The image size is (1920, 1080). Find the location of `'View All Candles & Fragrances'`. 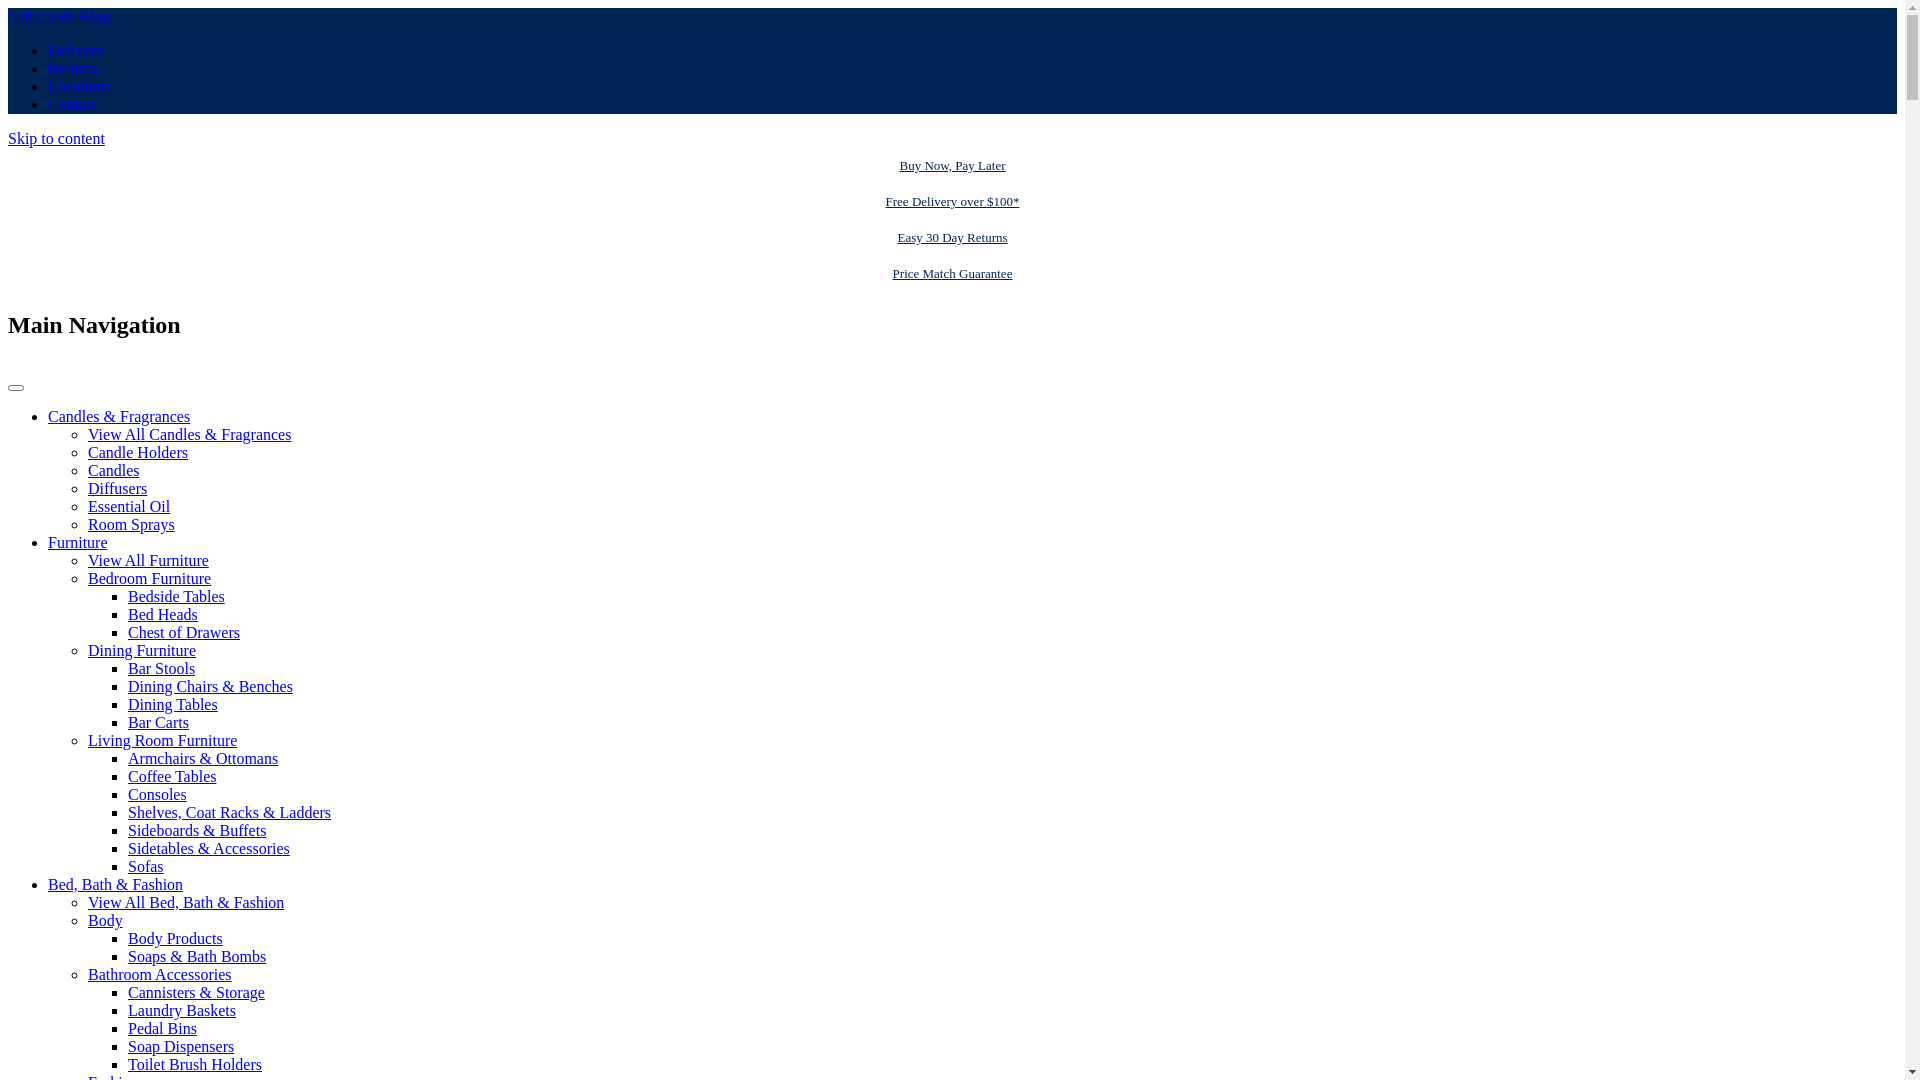

'View All Candles & Fragrances' is located at coordinates (86, 433).